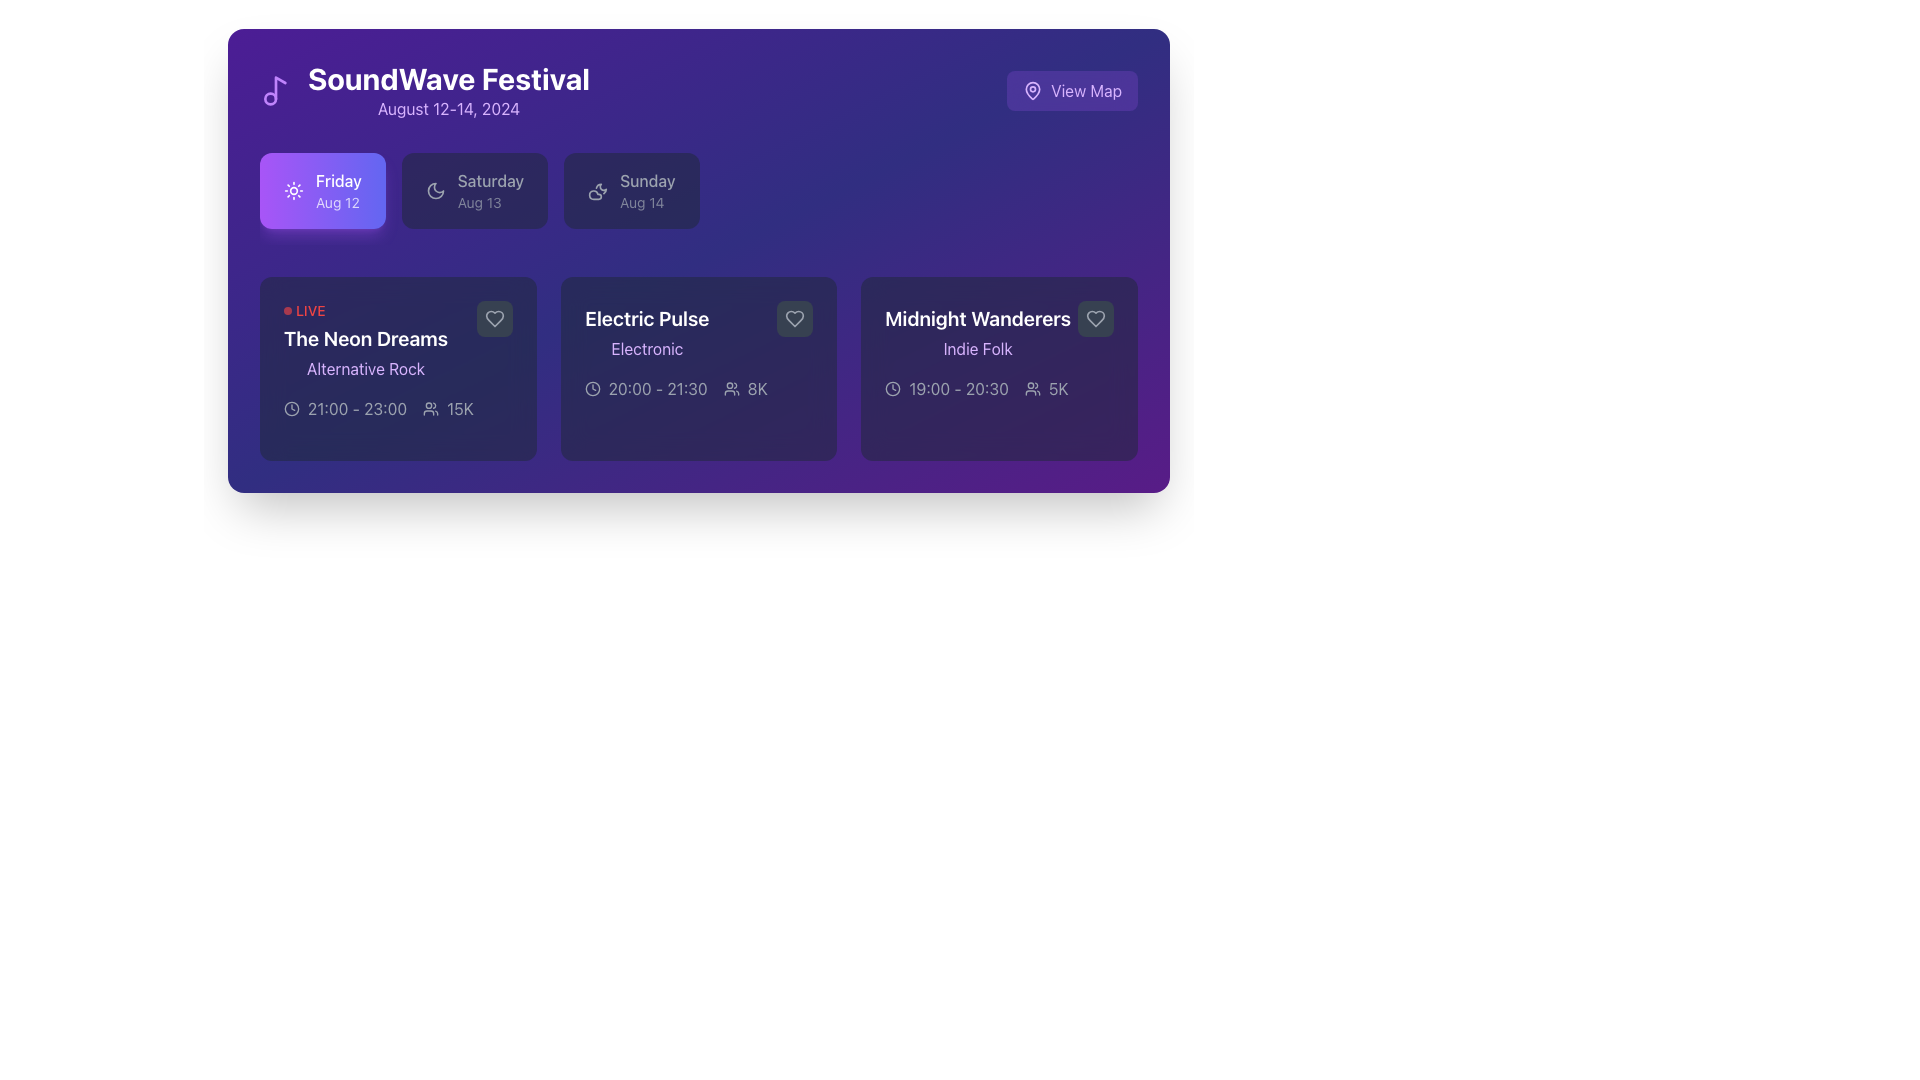 The image size is (1920, 1080). What do you see at coordinates (474, 191) in the screenshot?
I see `the button representing Saturday, Aug 13` at bounding box center [474, 191].